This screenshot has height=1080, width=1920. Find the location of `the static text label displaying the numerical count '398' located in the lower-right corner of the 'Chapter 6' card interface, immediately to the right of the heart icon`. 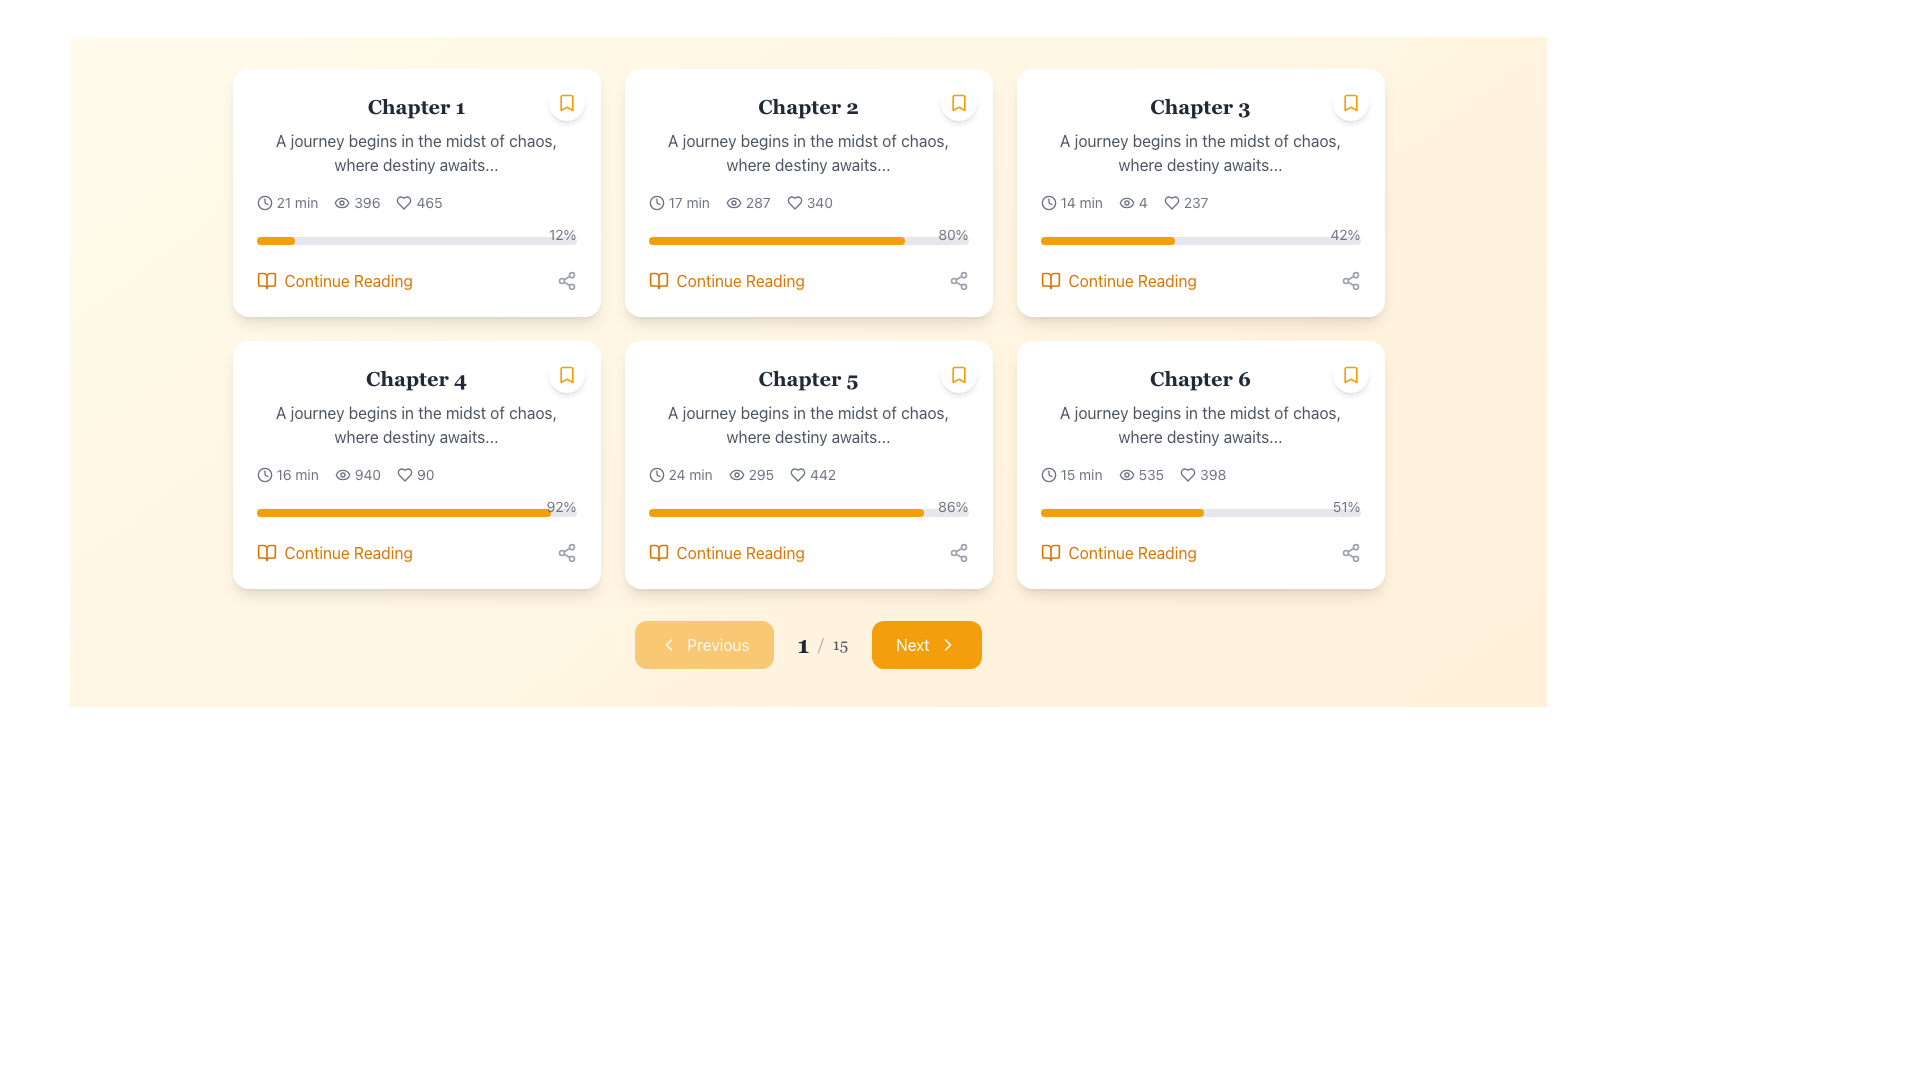

the static text label displaying the numerical count '398' located in the lower-right corner of the 'Chapter 6' card interface, immediately to the right of the heart icon is located at coordinates (1212, 474).